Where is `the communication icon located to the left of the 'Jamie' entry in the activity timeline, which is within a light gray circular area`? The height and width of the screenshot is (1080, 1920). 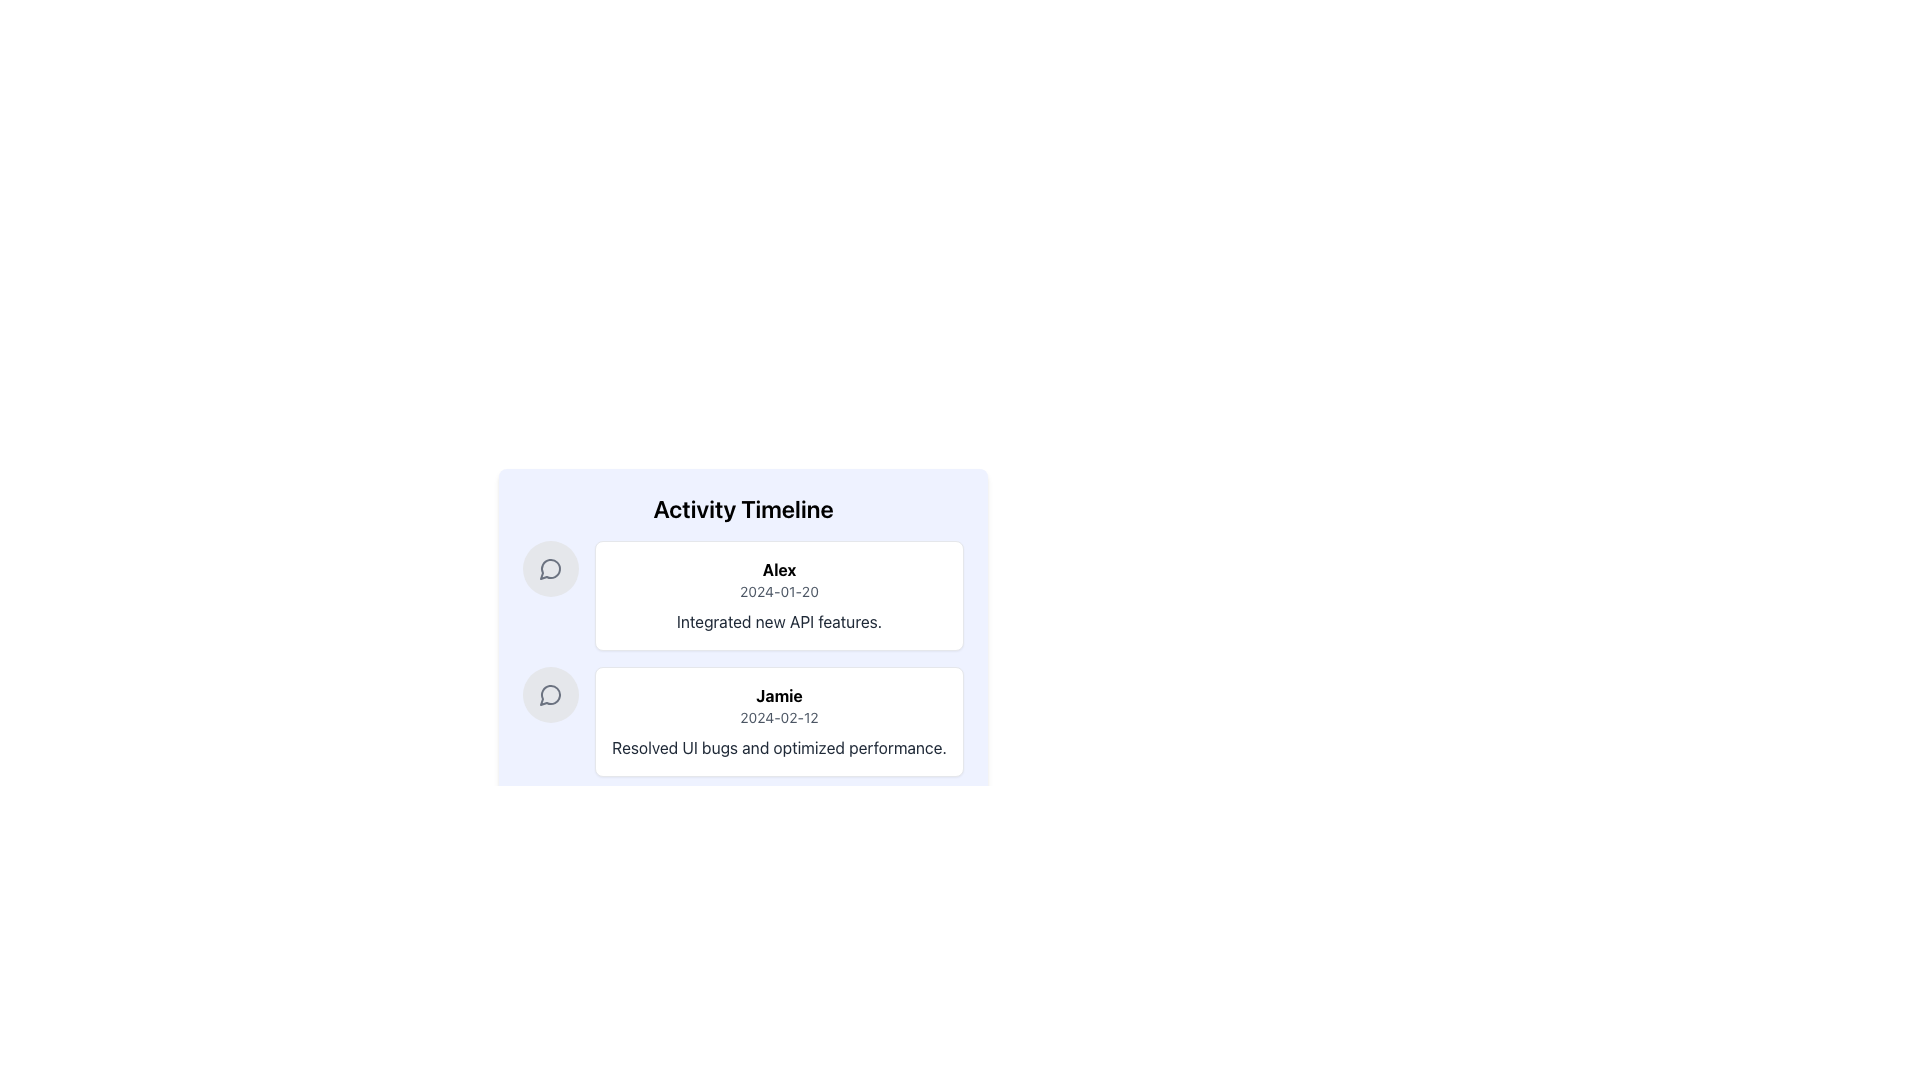
the communication icon located to the left of the 'Jamie' entry in the activity timeline, which is within a light gray circular area is located at coordinates (551, 693).